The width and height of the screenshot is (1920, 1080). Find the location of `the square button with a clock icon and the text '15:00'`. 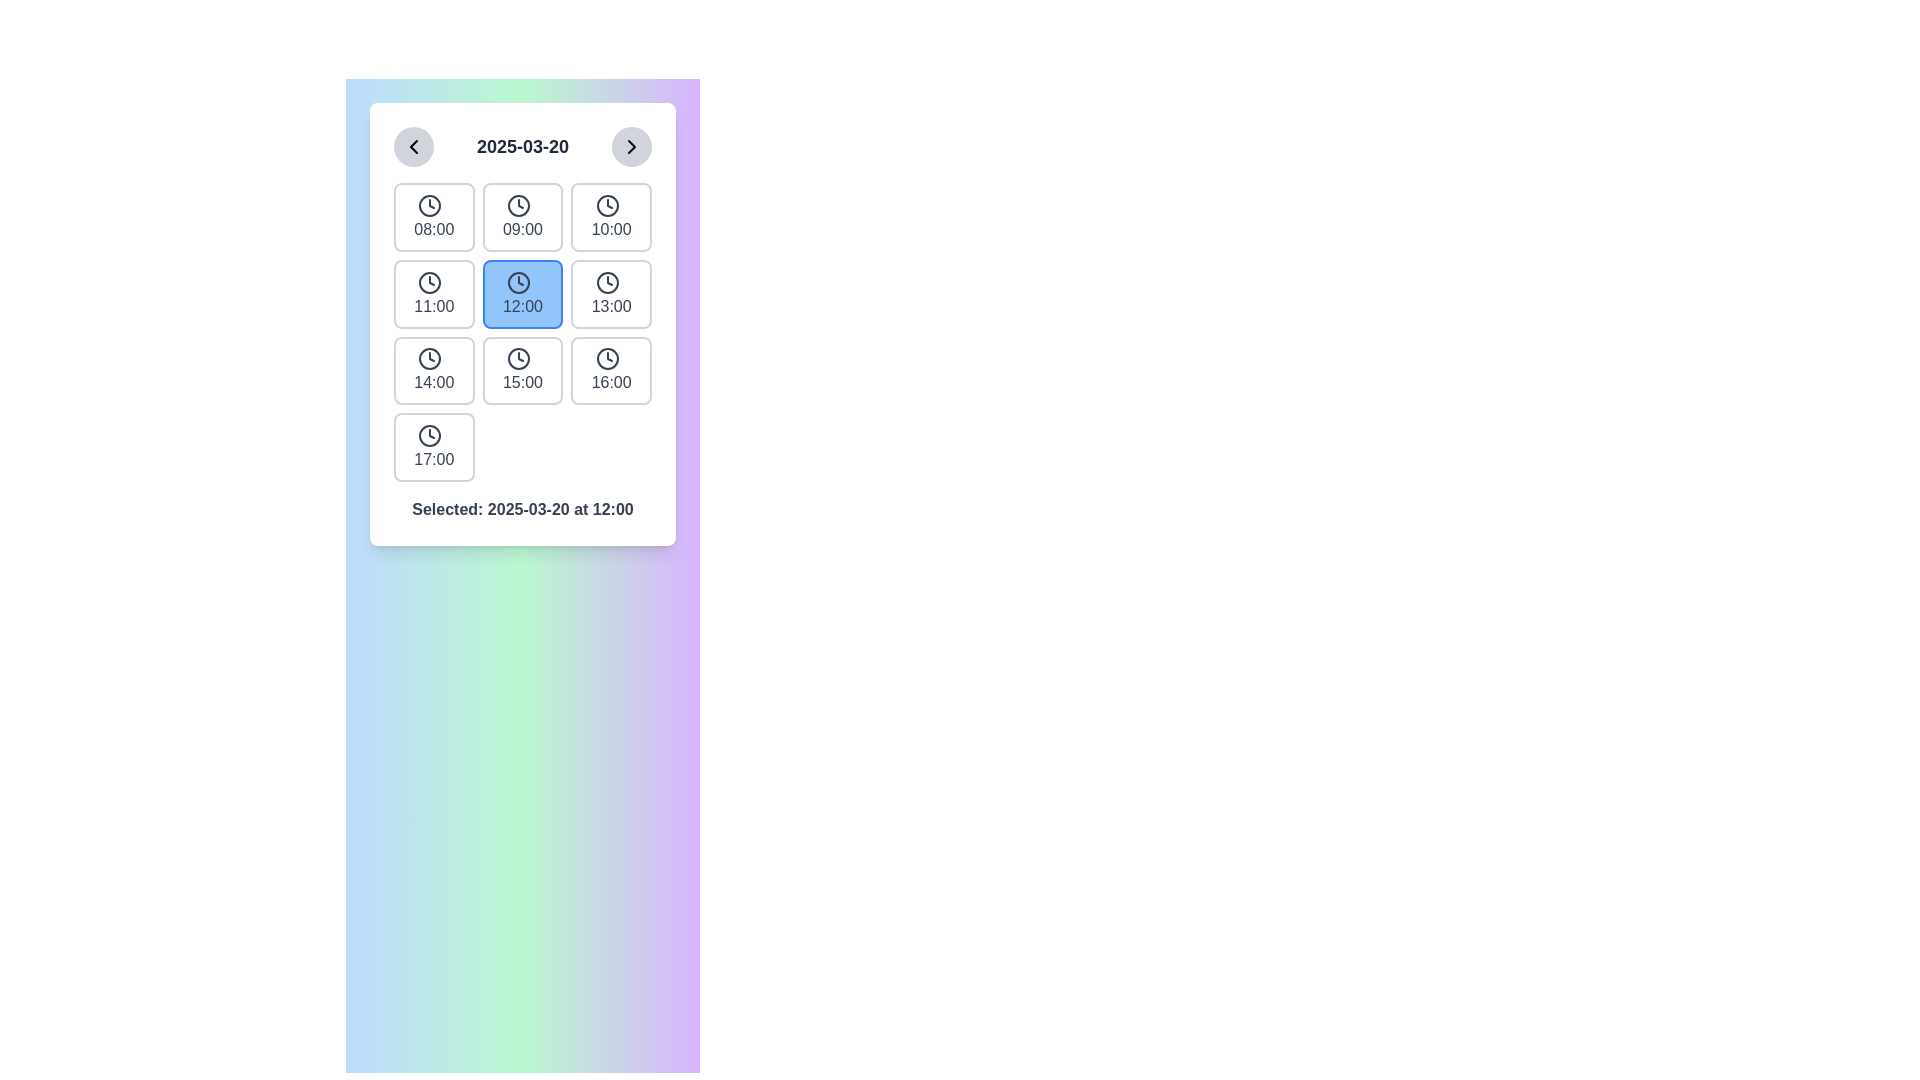

the square button with a clock icon and the text '15:00' is located at coordinates (523, 370).